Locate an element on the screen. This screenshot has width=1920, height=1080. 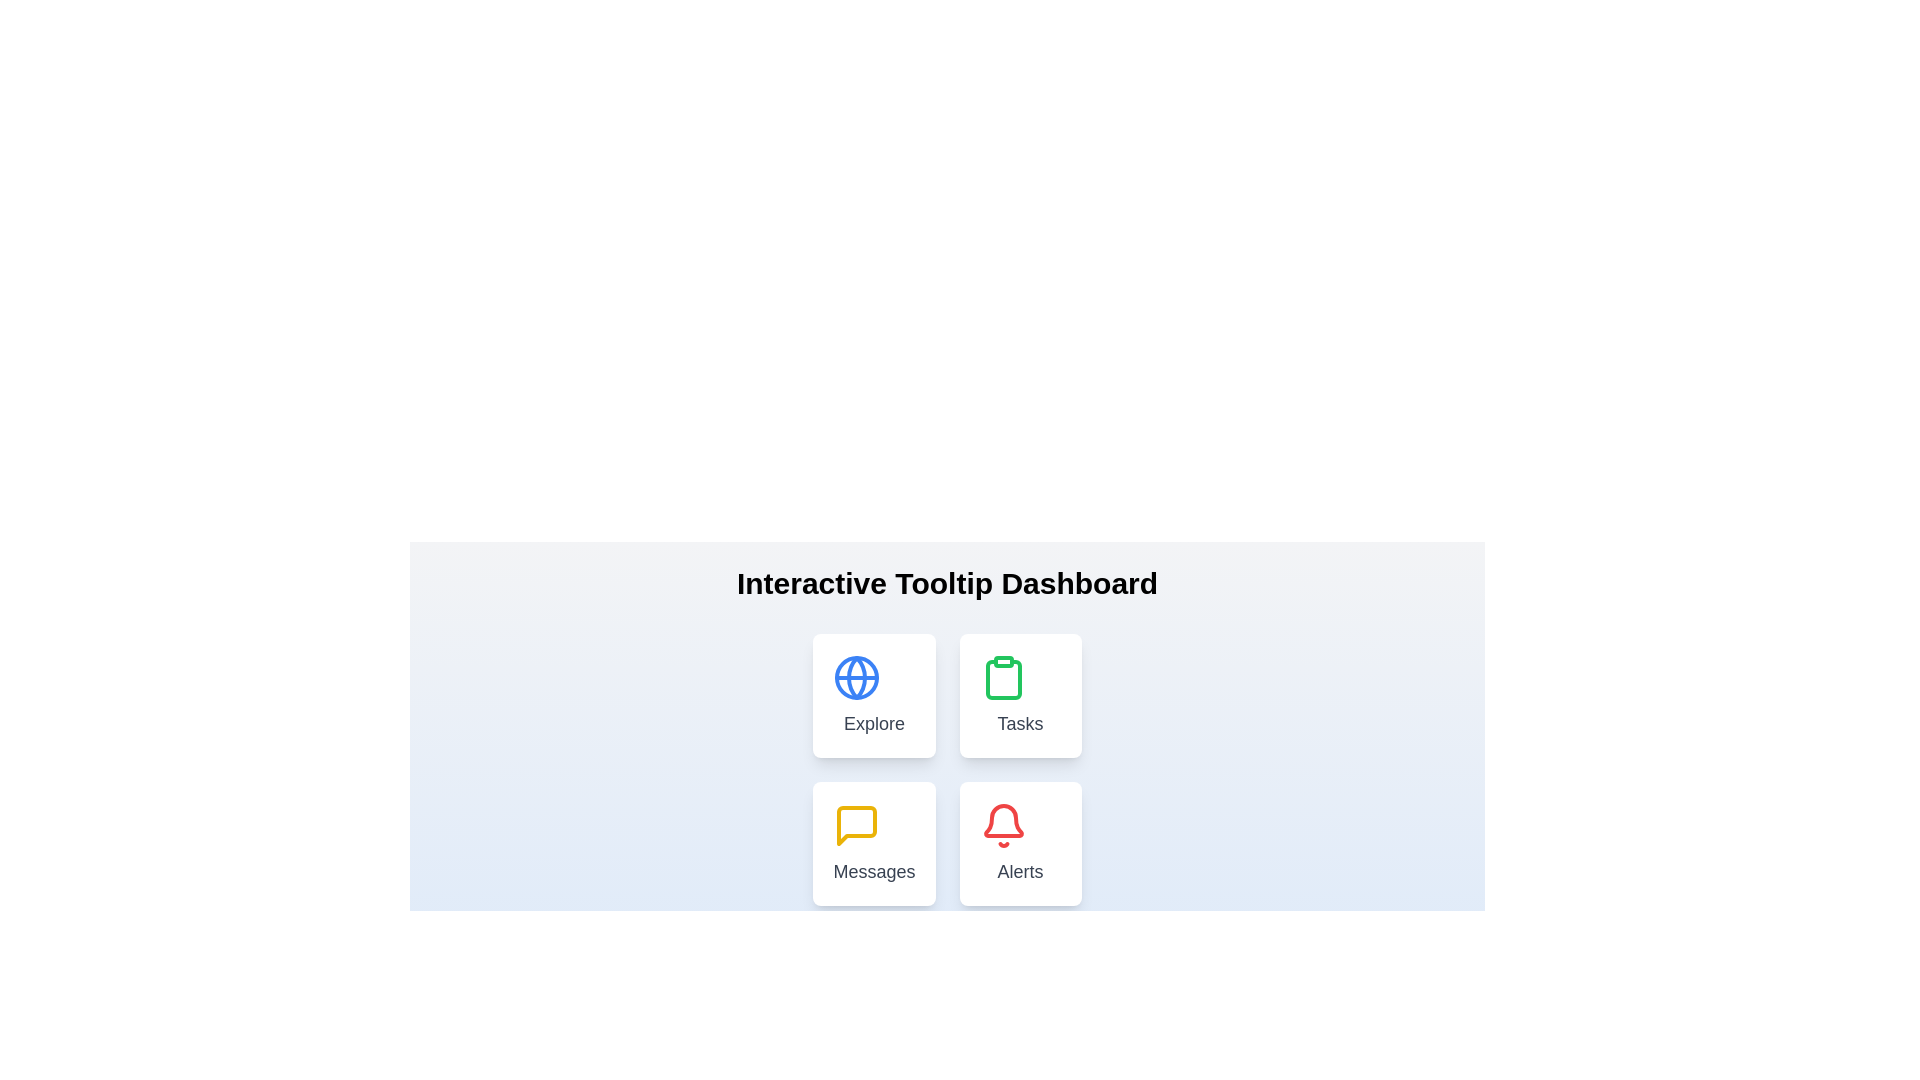
the red bell icon representing notifications, located at the top of the 'Alerts' card in the bottom-right corner of the dashboard is located at coordinates (1003, 825).